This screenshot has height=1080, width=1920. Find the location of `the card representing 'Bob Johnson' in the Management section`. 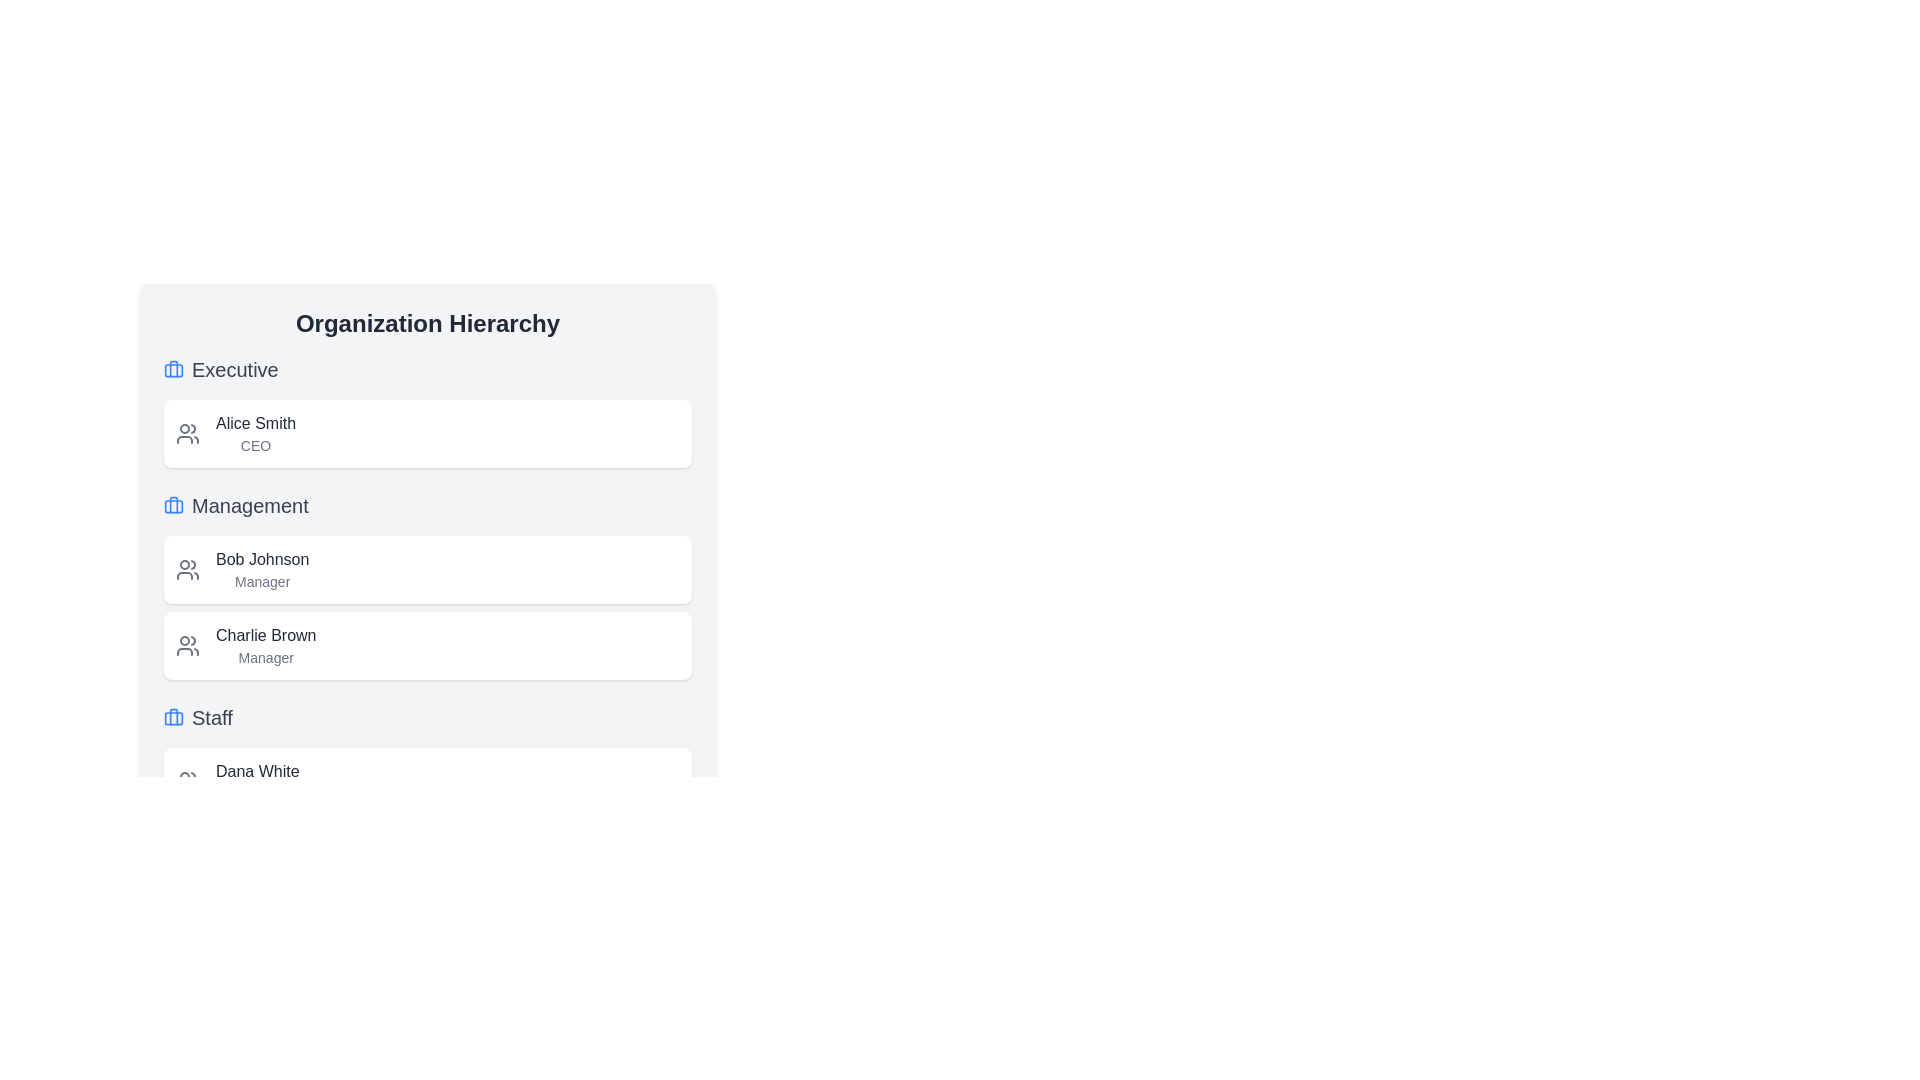

the card representing 'Bob Johnson' in the Management section is located at coordinates (426, 607).